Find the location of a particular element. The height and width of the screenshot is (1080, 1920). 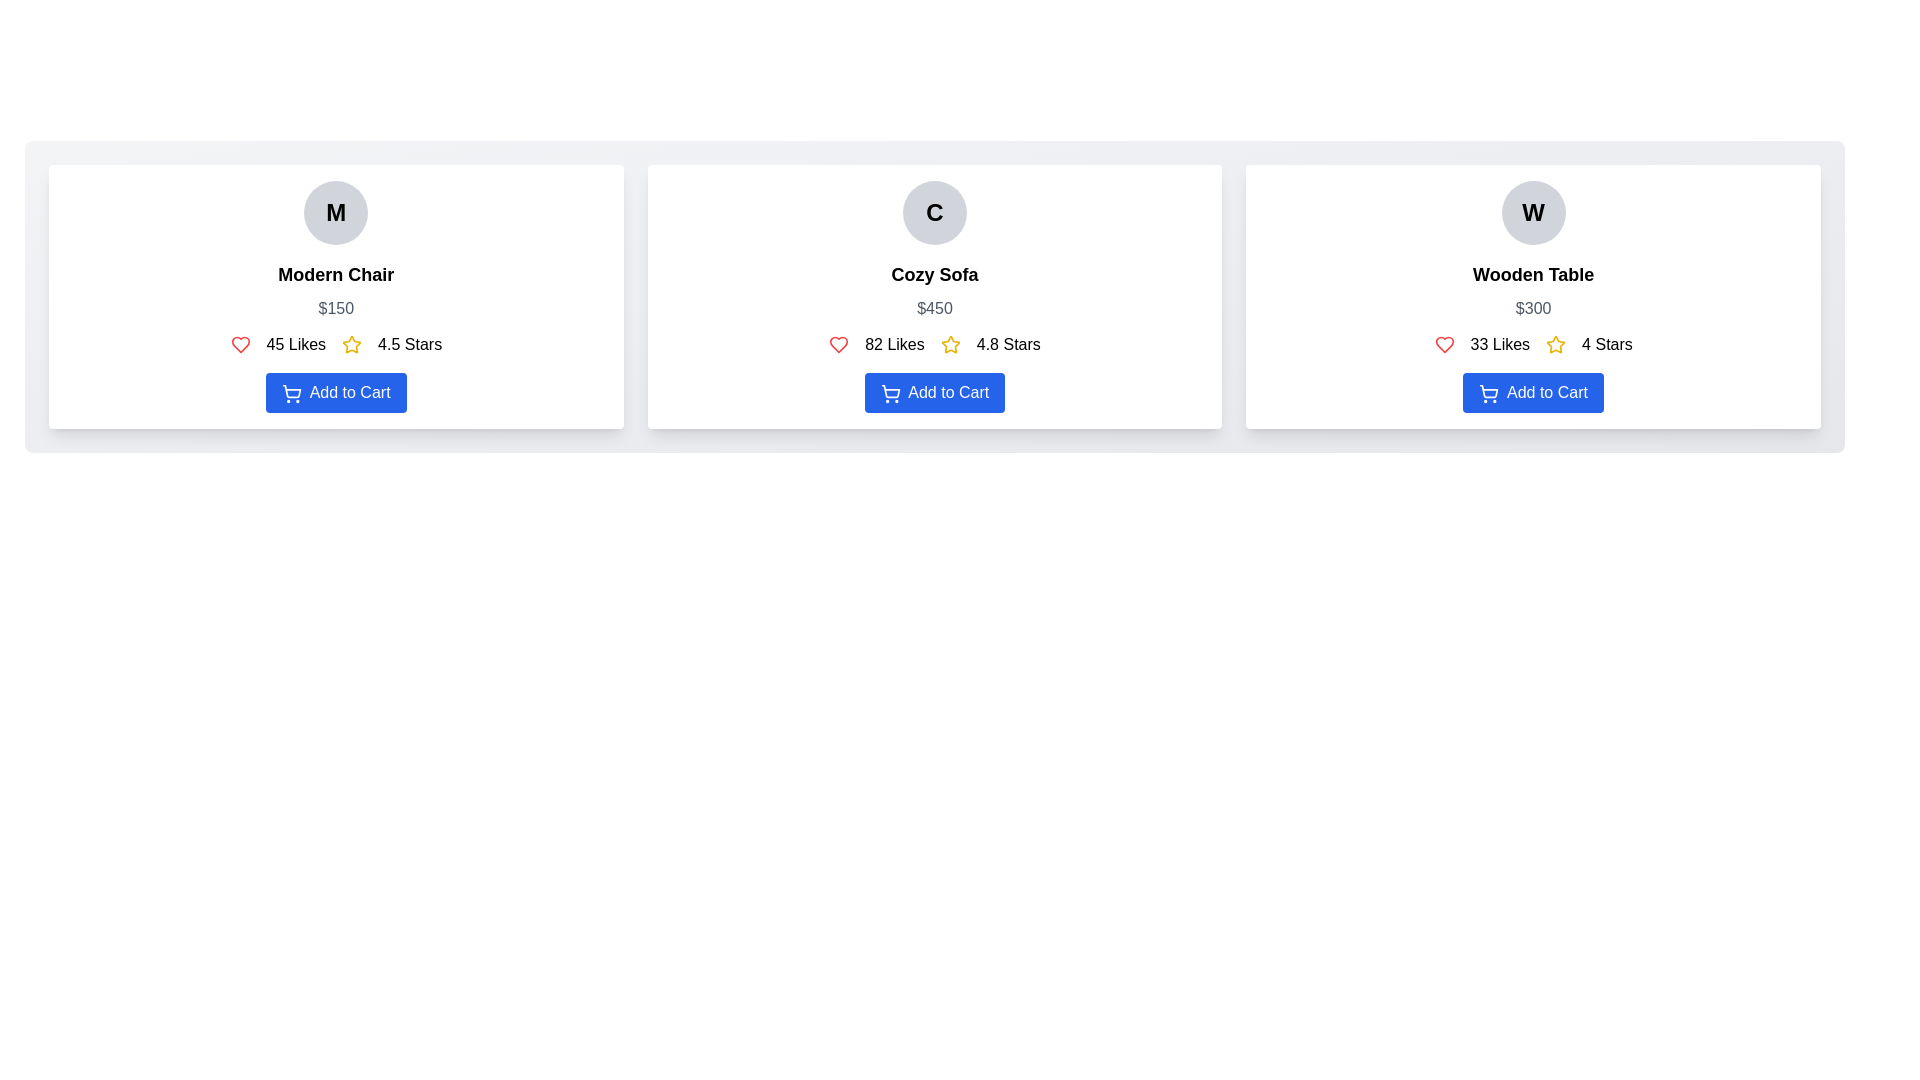

the Statistics display component showing a red heart icon and '33 Likes', along with a yellow star icon and '4 Stars', located below the price in the last card of three horizontally-aligned cards is located at coordinates (1532, 343).